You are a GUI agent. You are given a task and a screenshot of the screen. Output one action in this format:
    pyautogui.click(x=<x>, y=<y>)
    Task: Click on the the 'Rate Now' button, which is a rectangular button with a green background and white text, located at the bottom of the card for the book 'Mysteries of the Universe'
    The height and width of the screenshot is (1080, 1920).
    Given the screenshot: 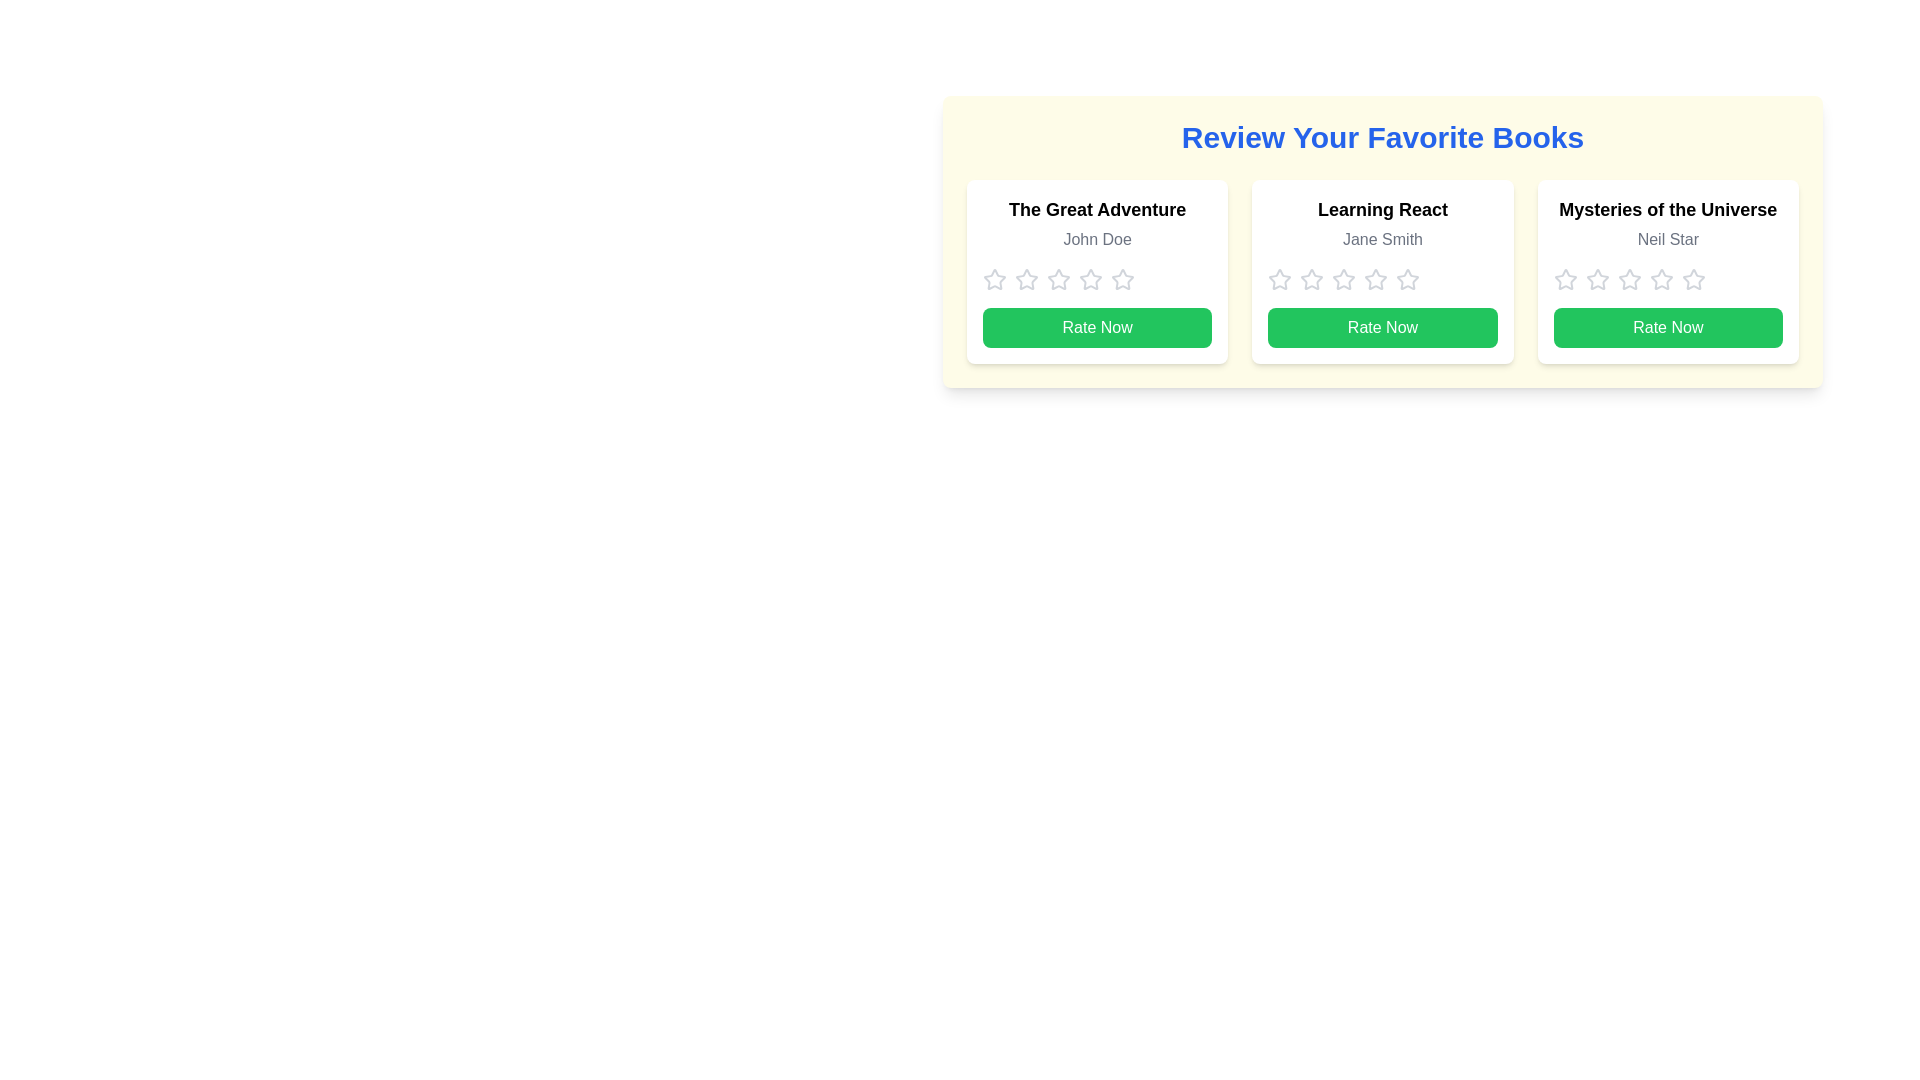 What is the action you would take?
    pyautogui.click(x=1668, y=326)
    